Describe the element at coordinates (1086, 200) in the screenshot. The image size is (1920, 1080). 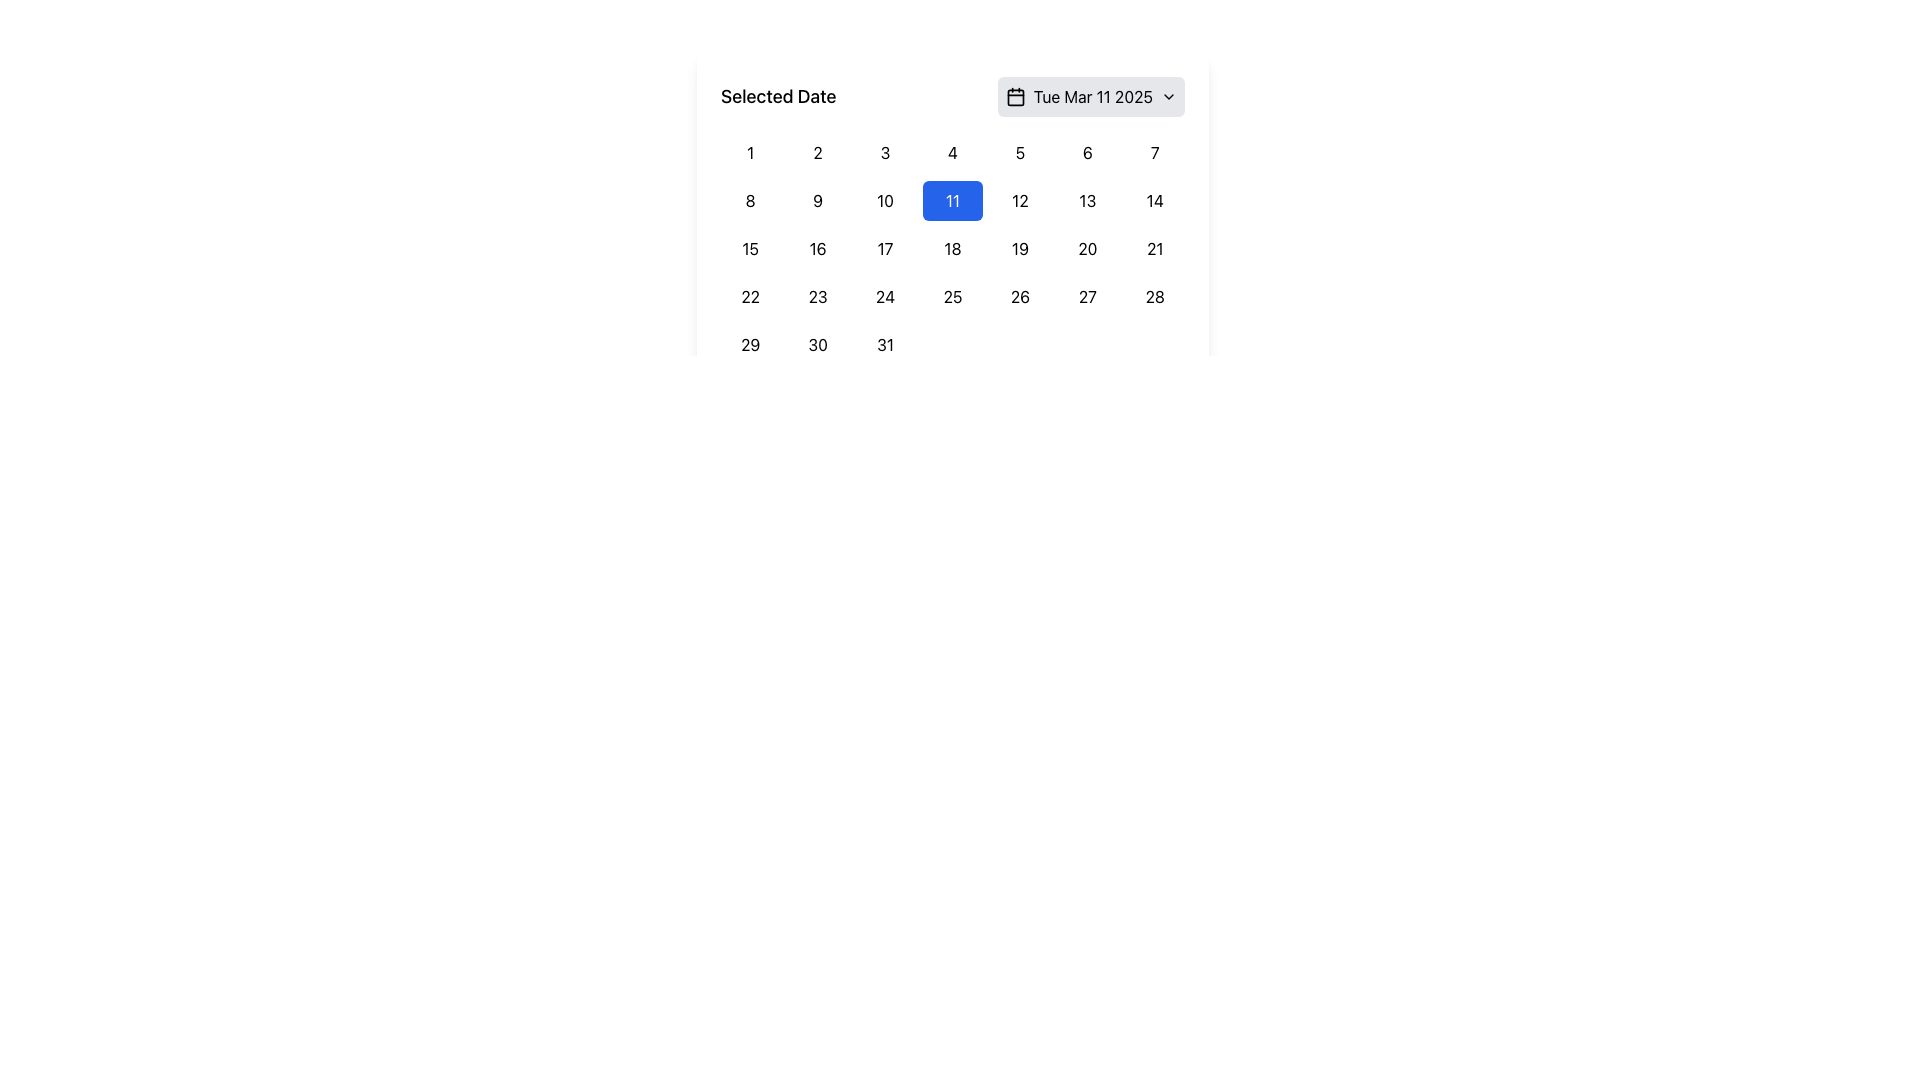
I see `the '13' day button in the calendar grid` at that location.